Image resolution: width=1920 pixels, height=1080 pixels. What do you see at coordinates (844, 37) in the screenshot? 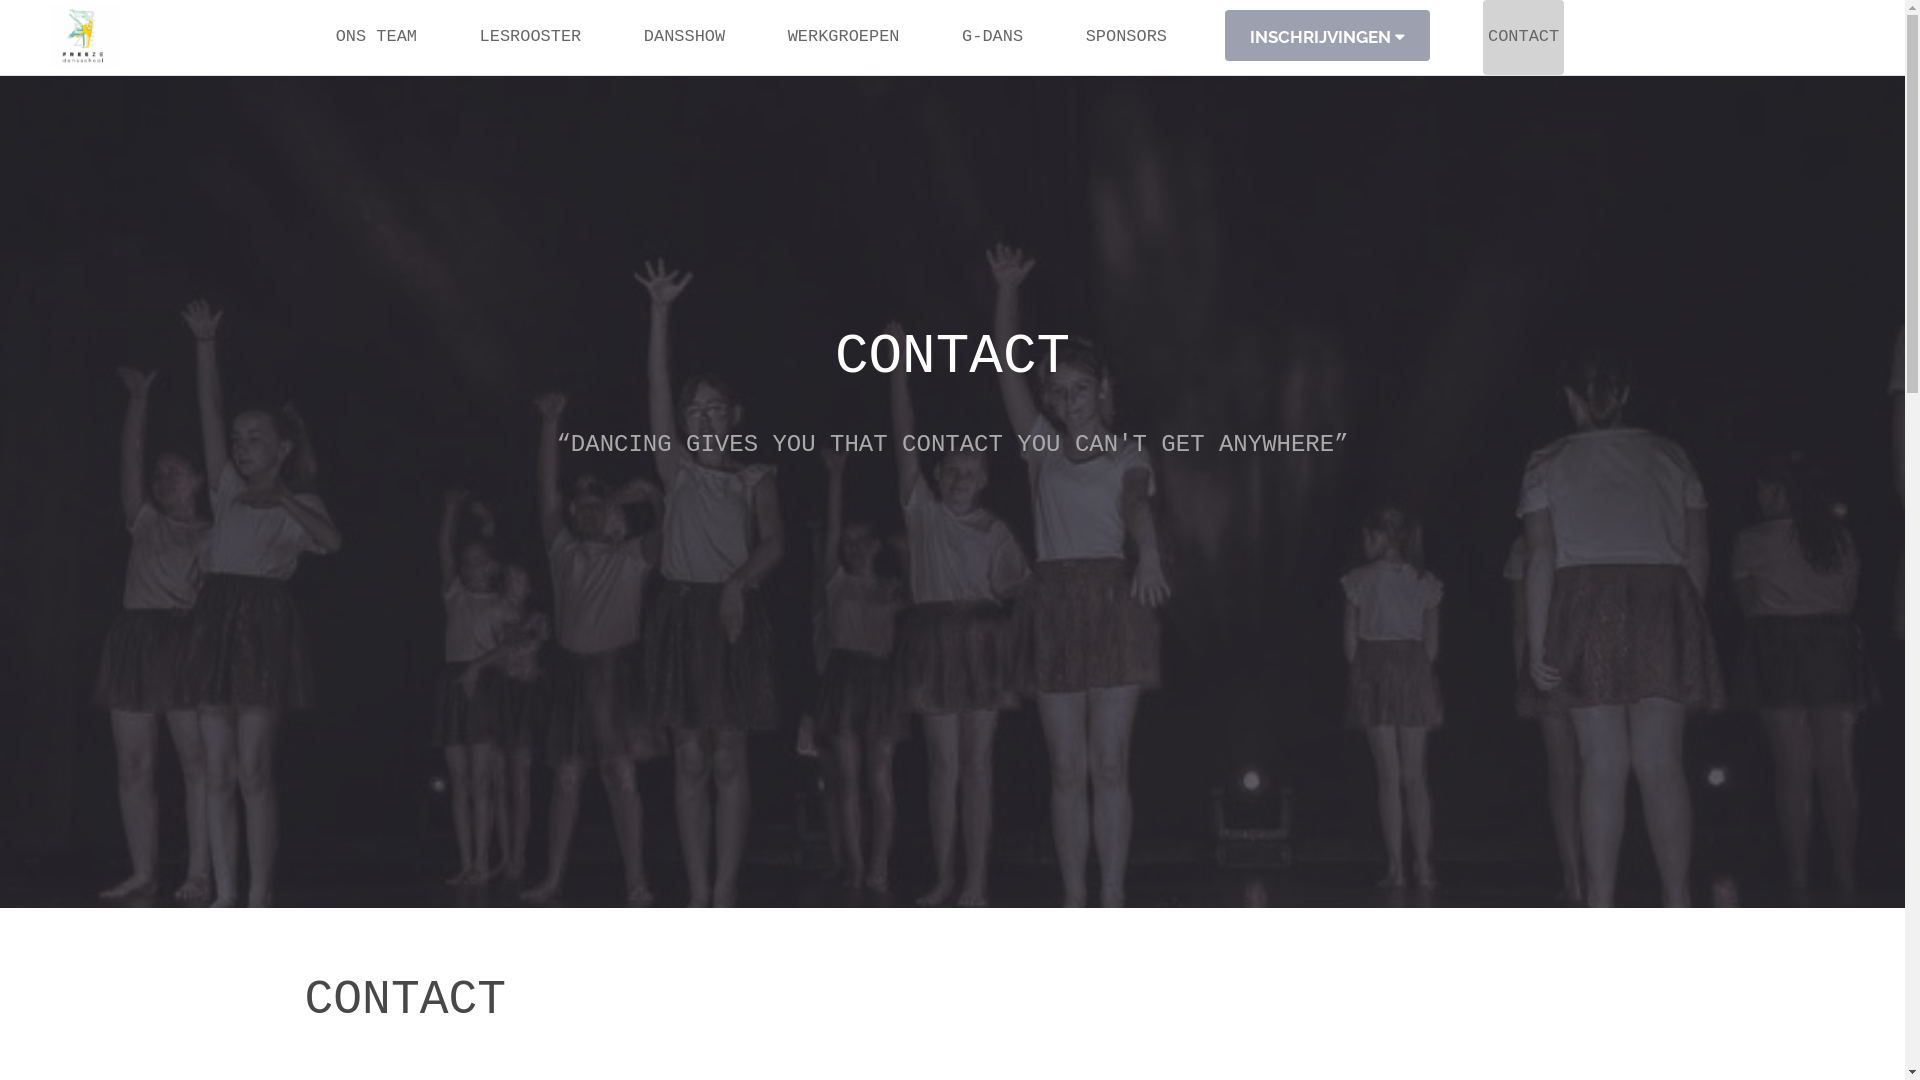
I see `'WERKGROEPEN'` at bounding box center [844, 37].